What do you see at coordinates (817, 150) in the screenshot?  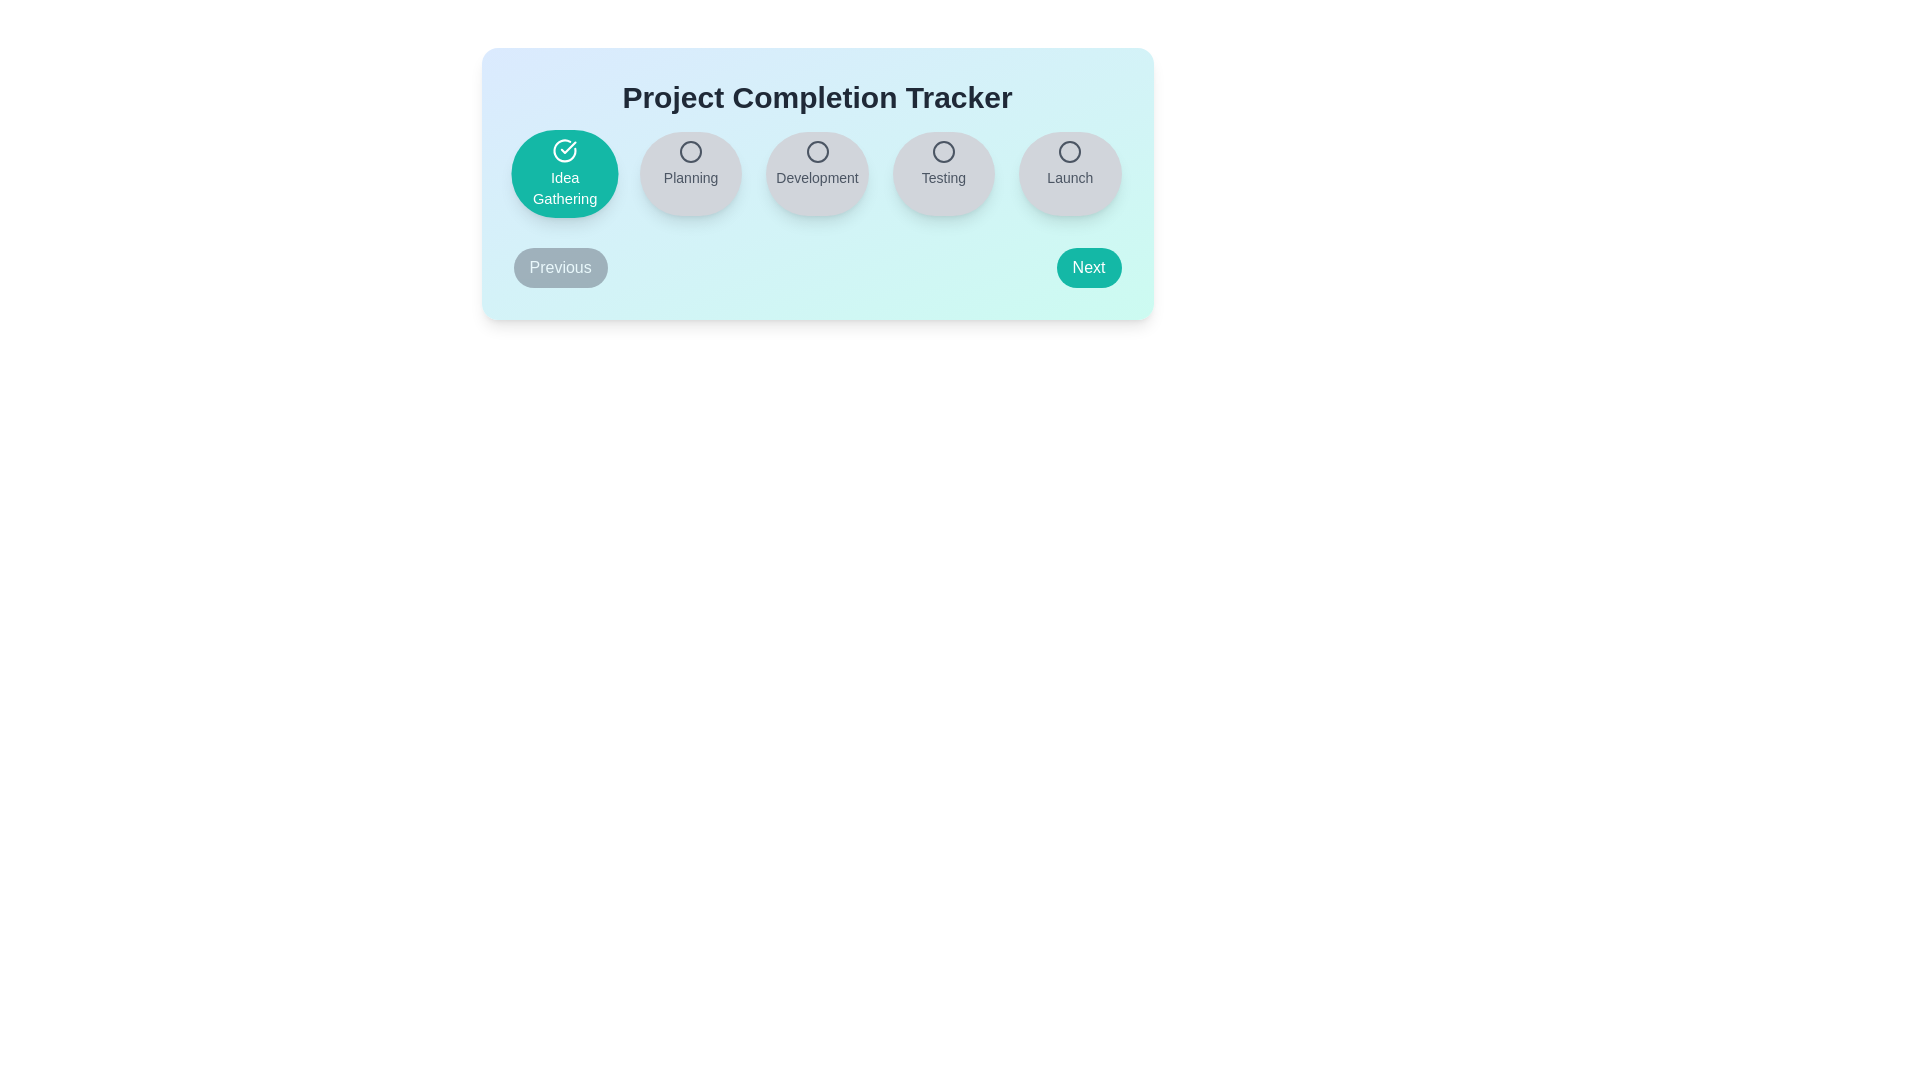 I see `the icon representing the 'Development' step in the project completion tracker, located at the center of the button` at bounding box center [817, 150].